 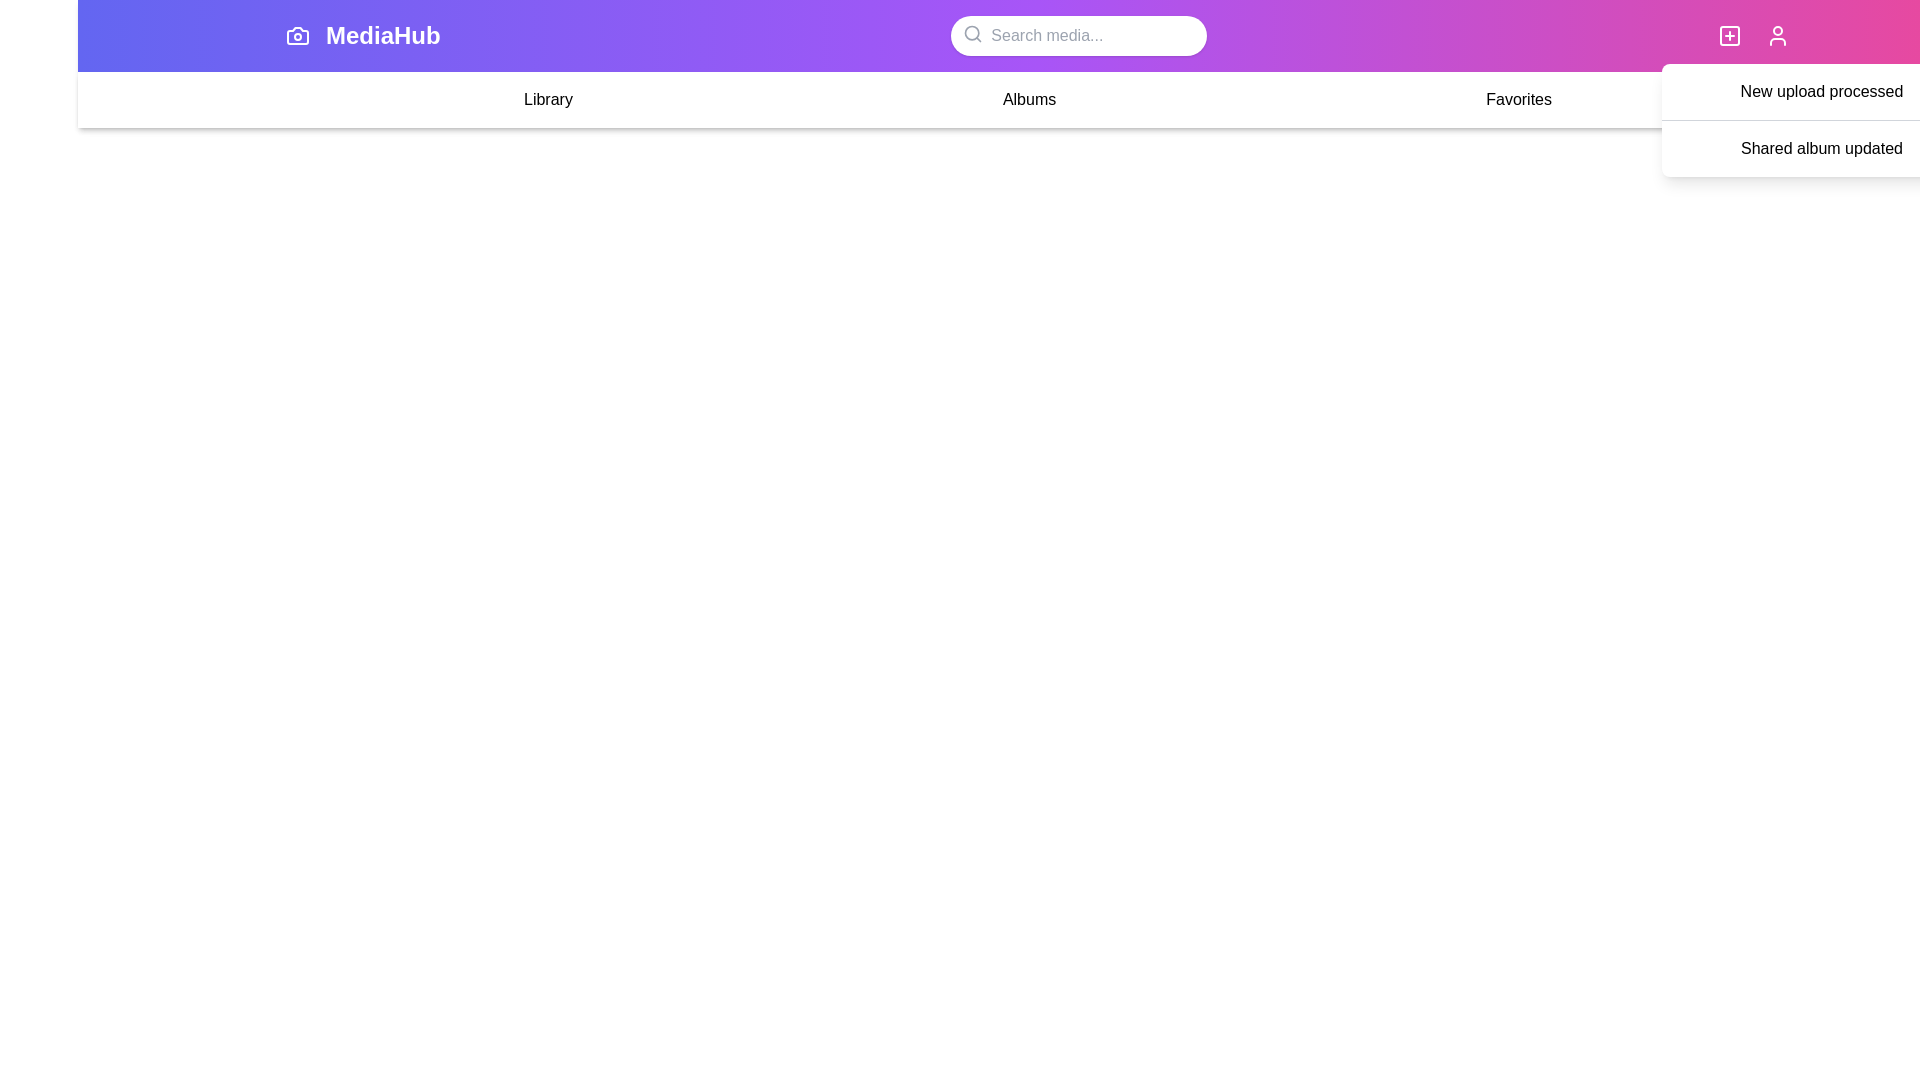 What do you see at coordinates (1028, 100) in the screenshot?
I see `the 'Albums' menu item to view the albums` at bounding box center [1028, 100].